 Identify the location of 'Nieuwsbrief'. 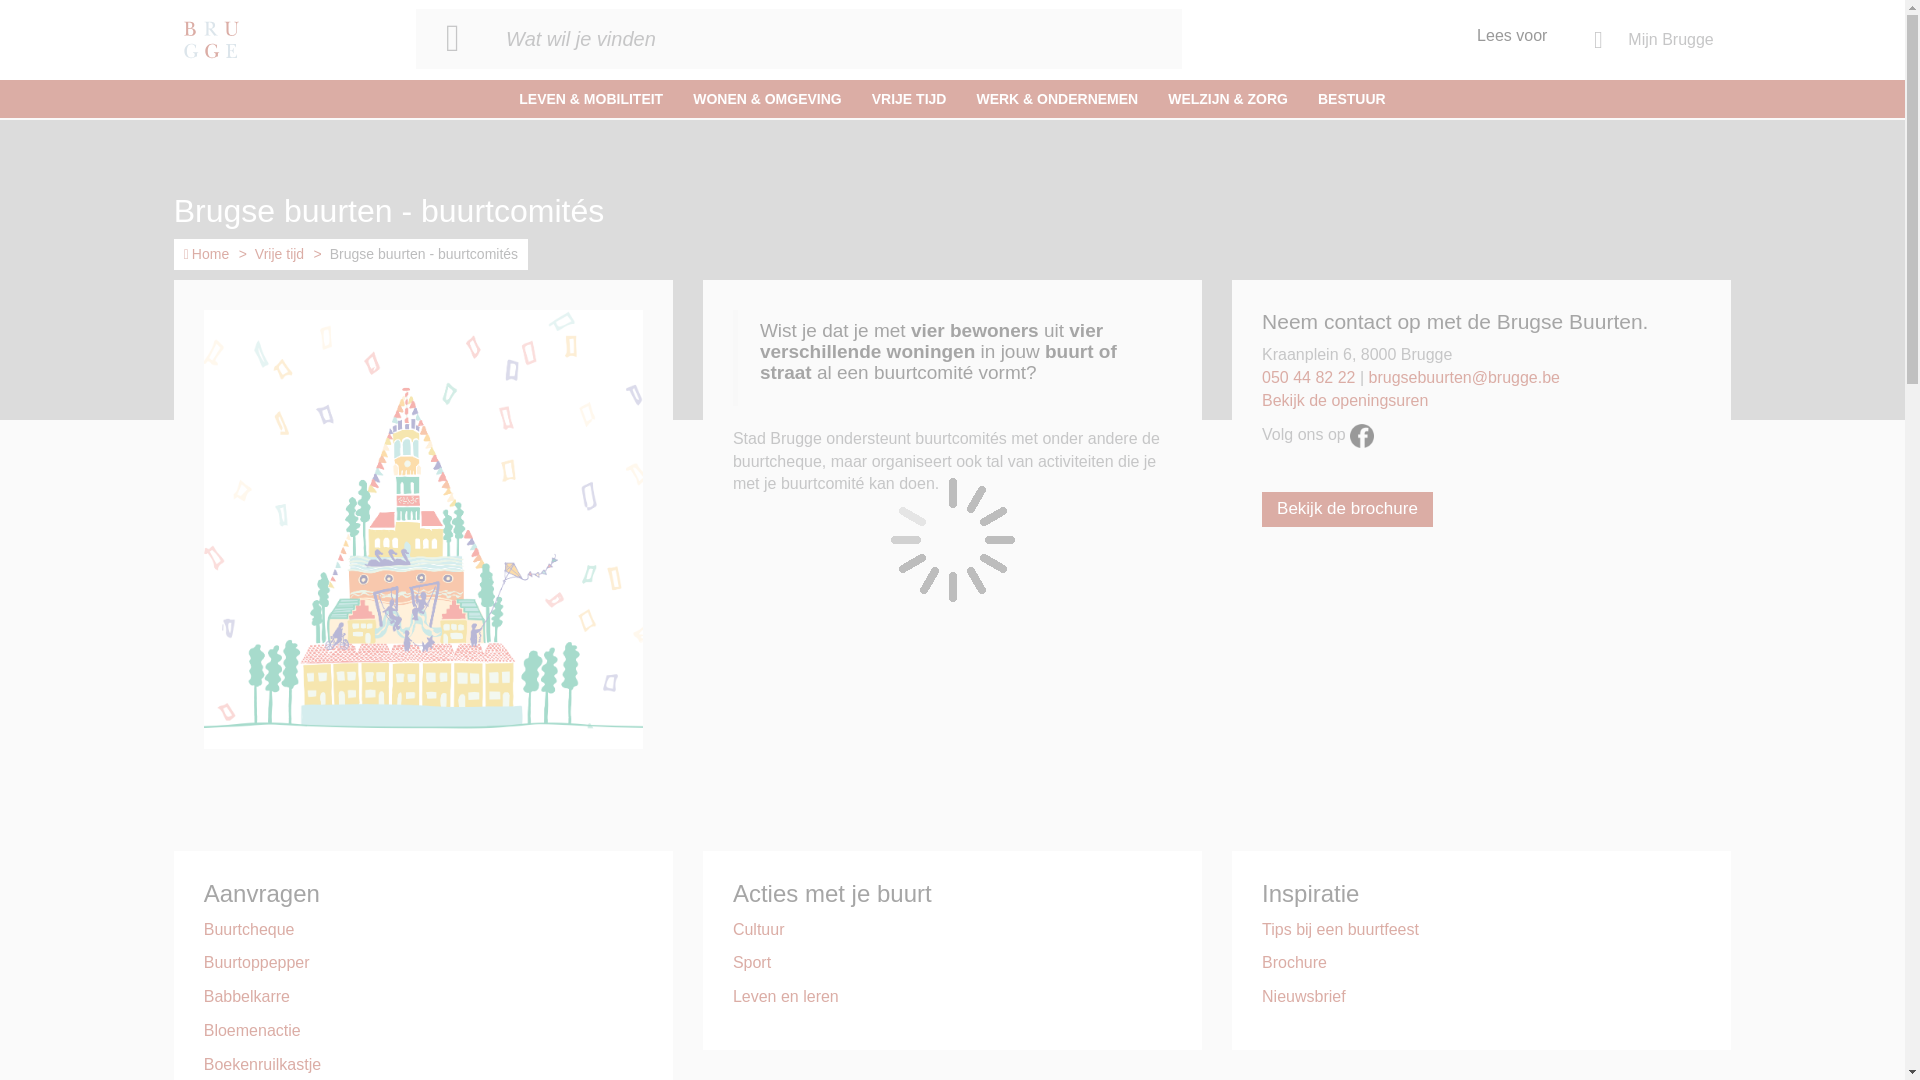
(1261, 996).